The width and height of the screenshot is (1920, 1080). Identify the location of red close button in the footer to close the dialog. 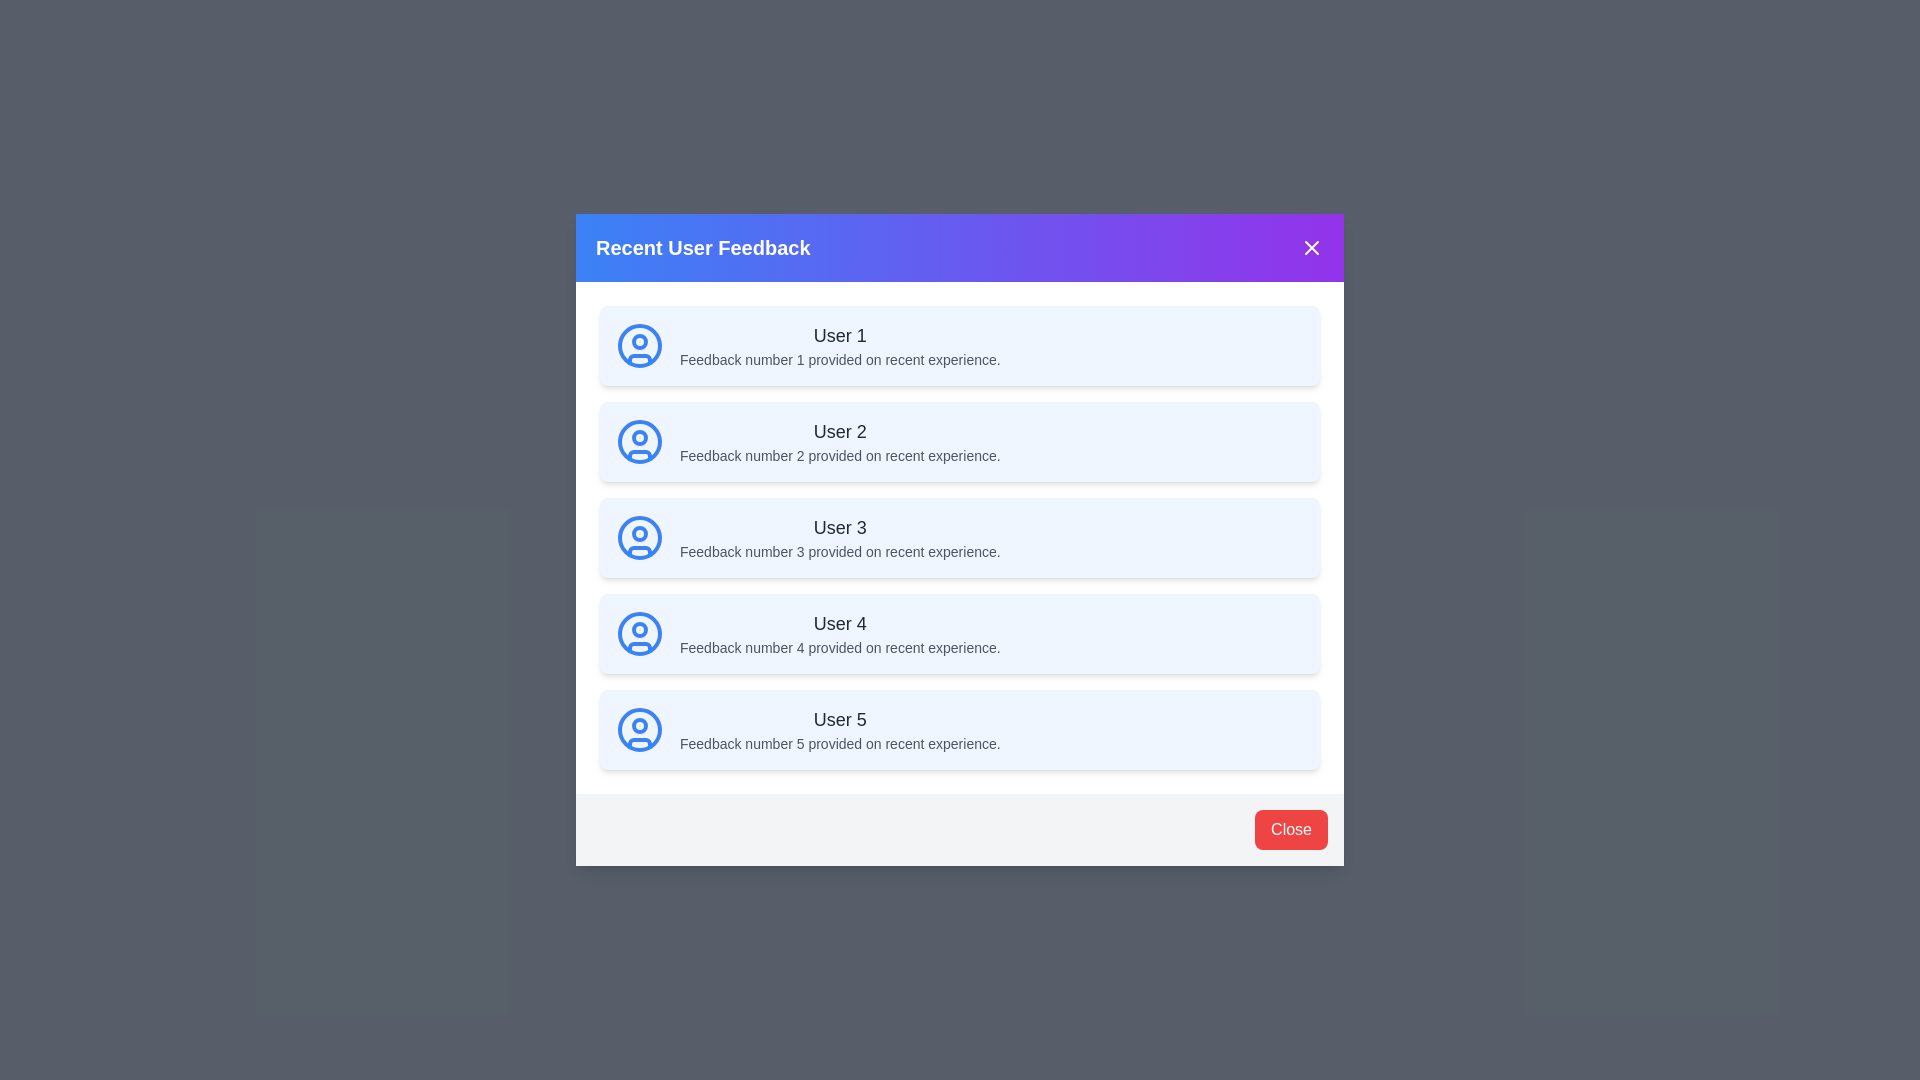
(1291, 829).